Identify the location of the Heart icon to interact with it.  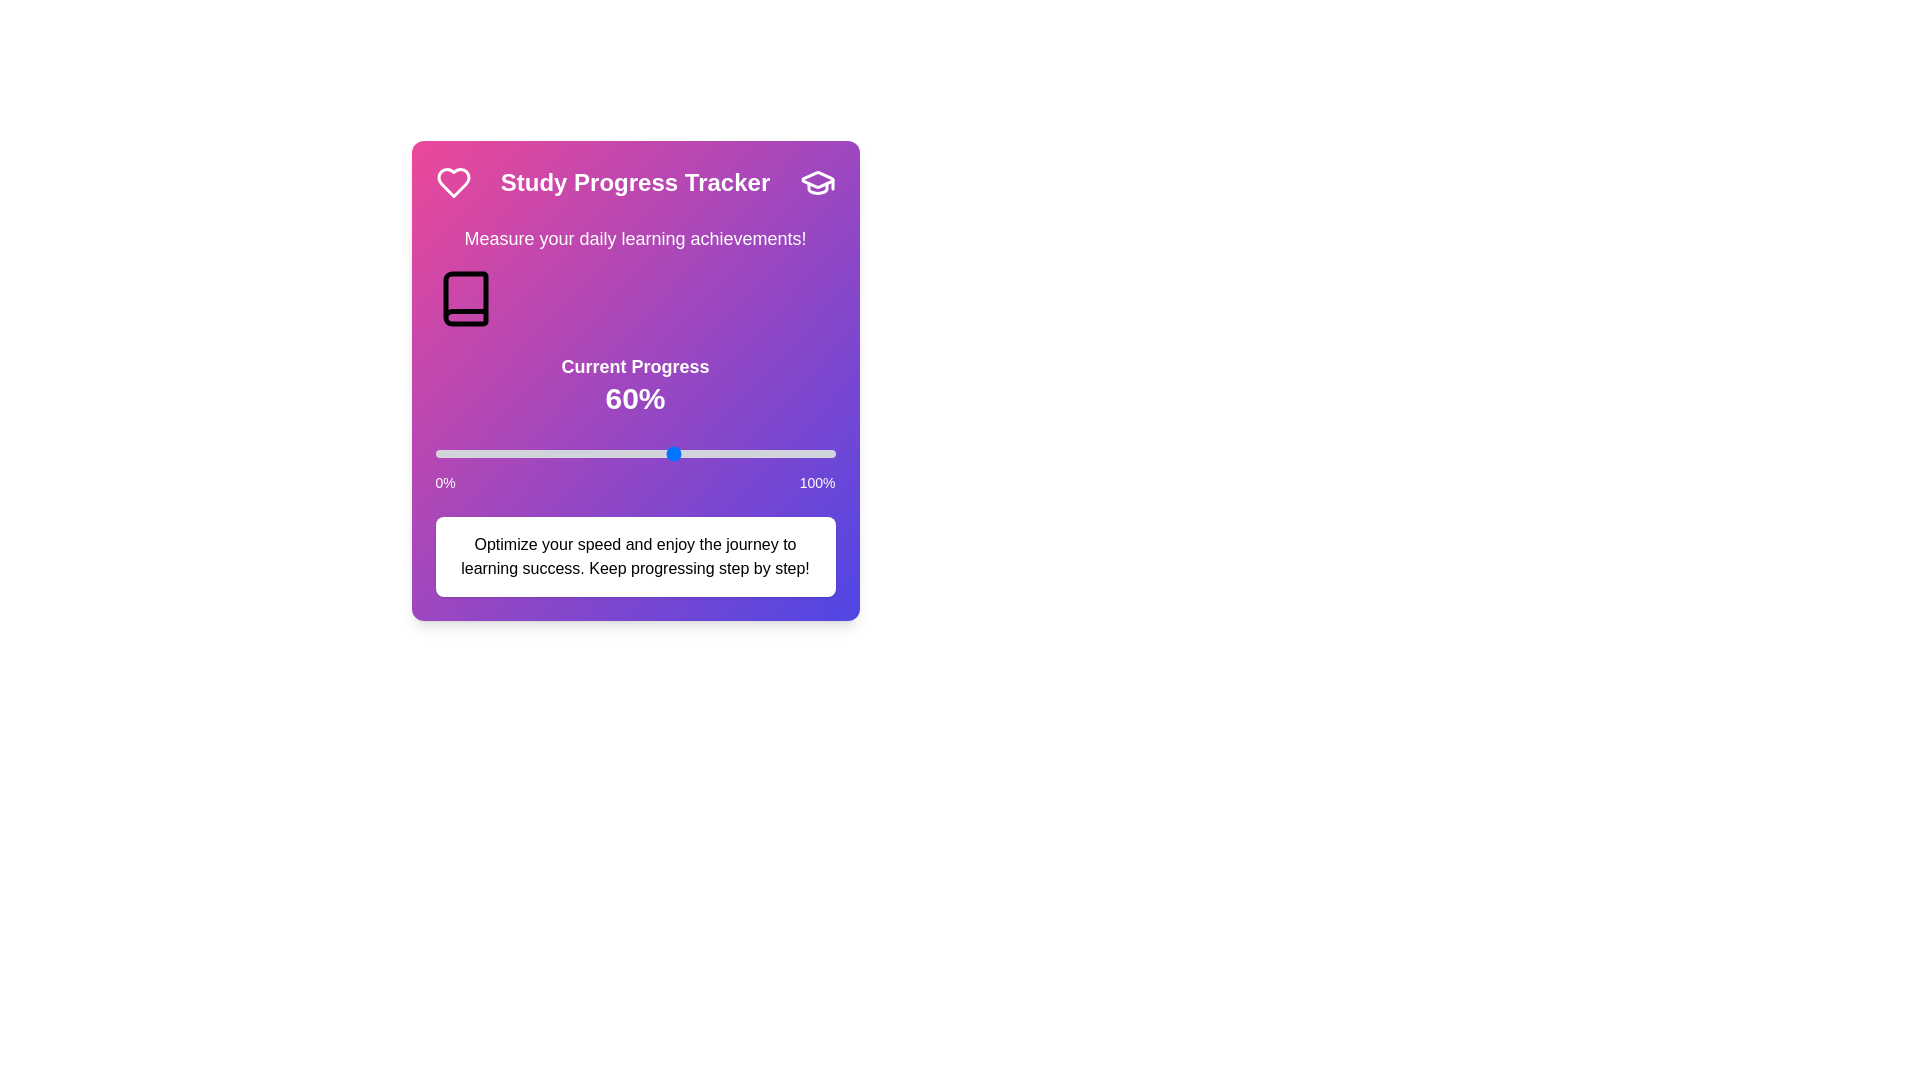
(452, 182).